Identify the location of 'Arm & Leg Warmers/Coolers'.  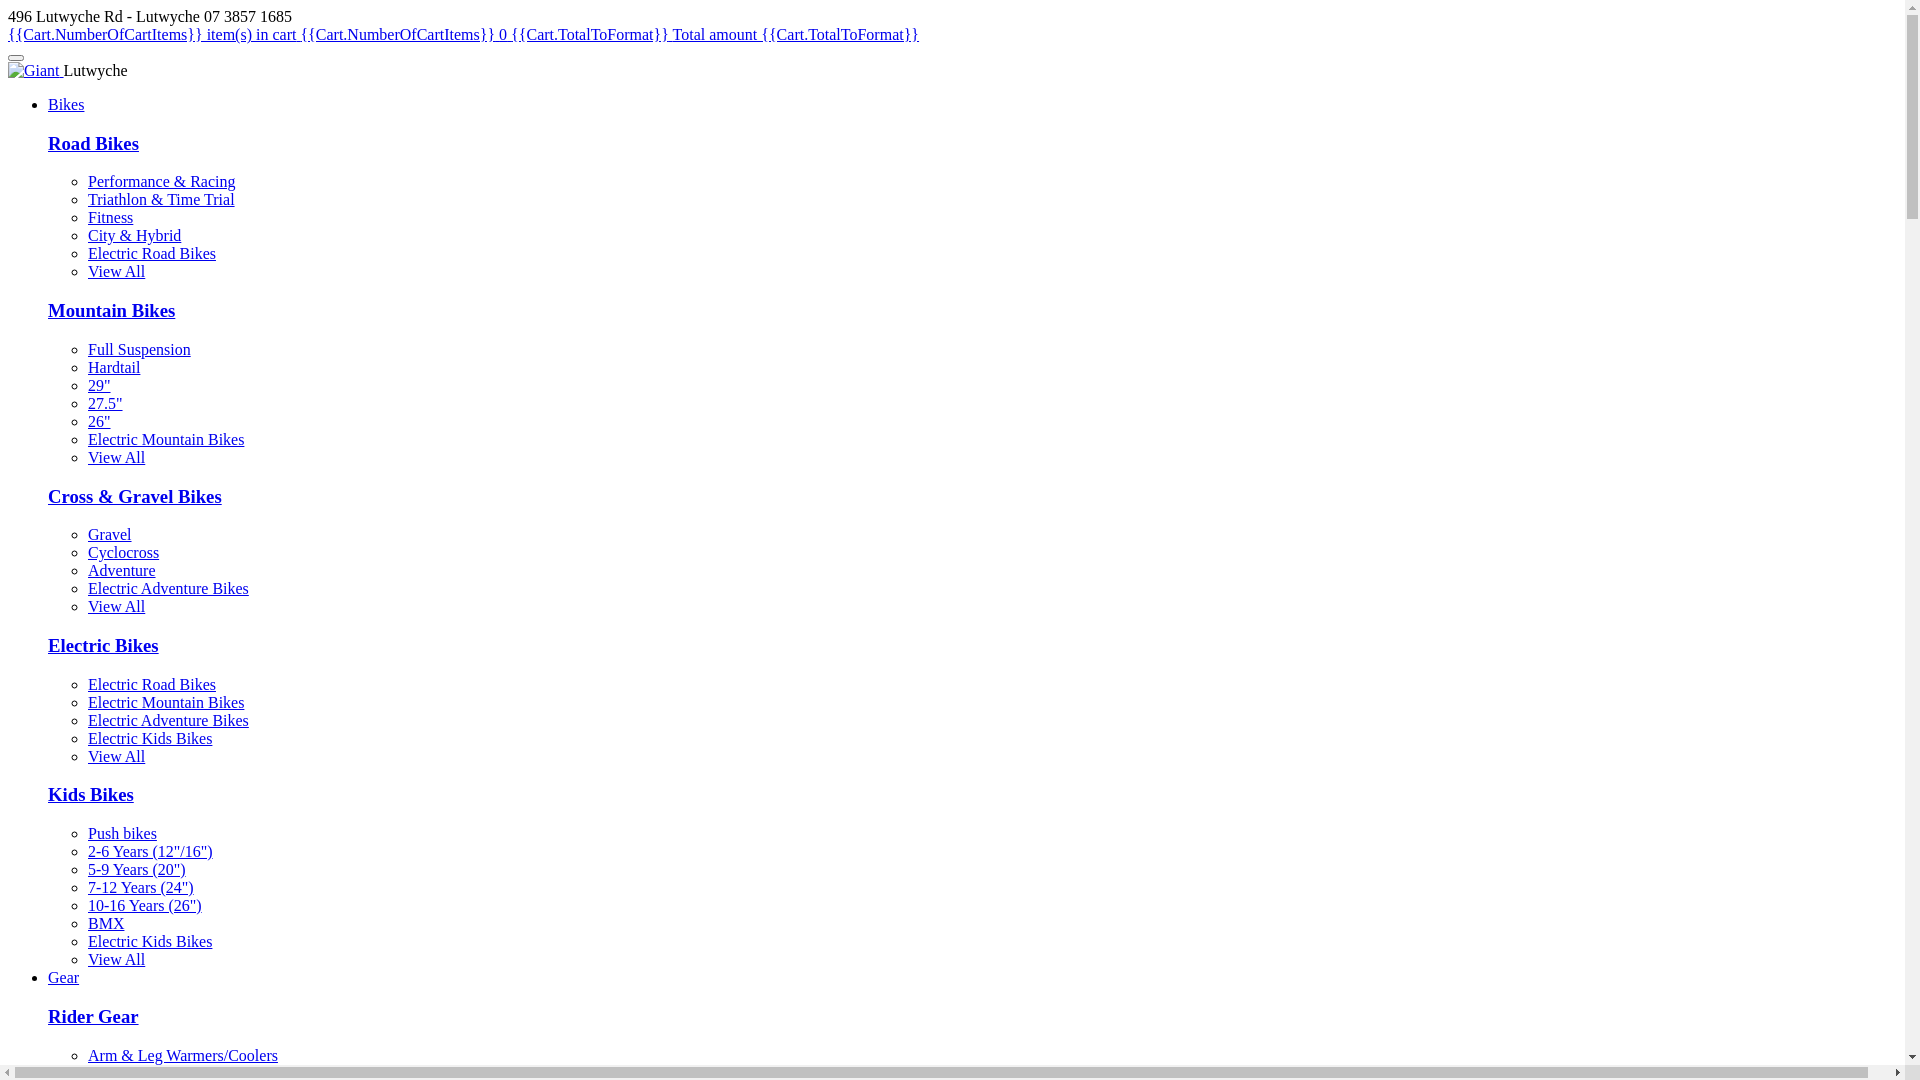
(182, 1054).